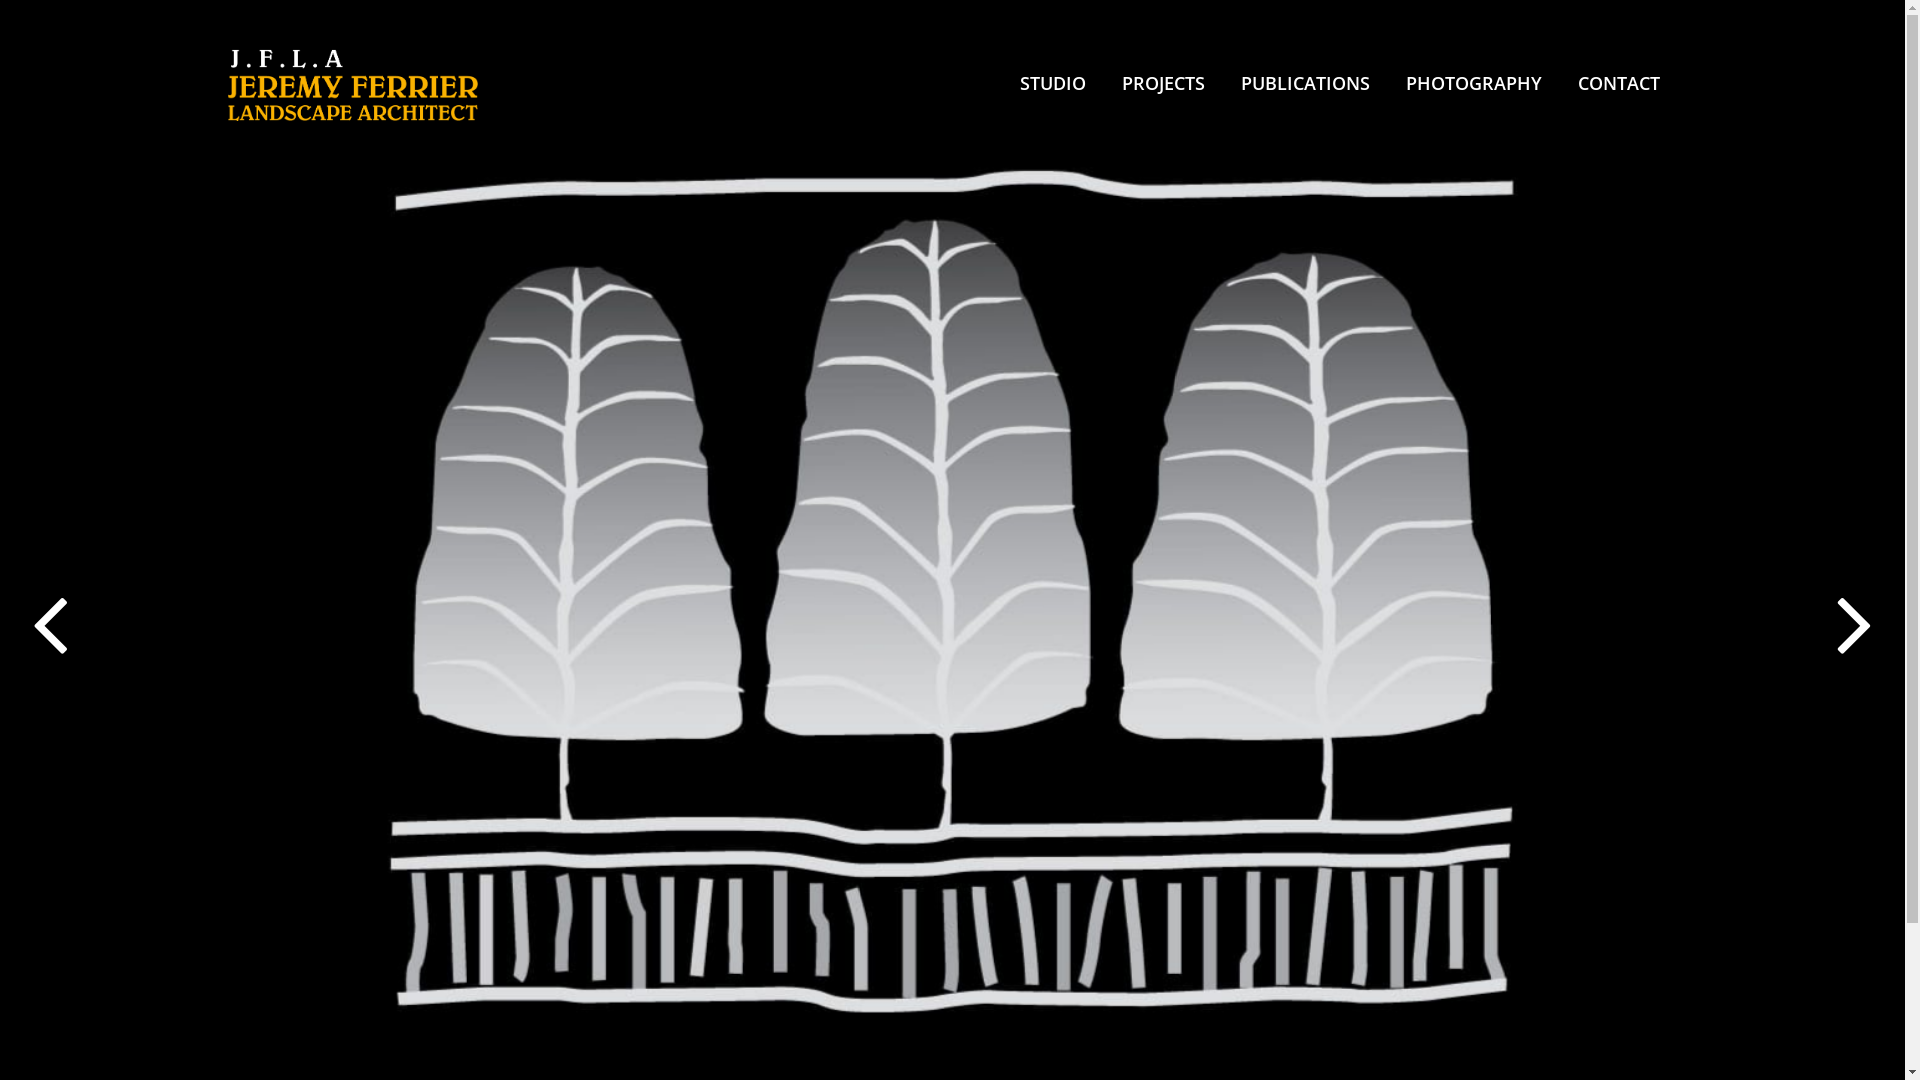  What do you see at coordinates (1304, 82) in the screenshot?
I see `'PUBLICATIONS'` at bounding box center [1304, 82].